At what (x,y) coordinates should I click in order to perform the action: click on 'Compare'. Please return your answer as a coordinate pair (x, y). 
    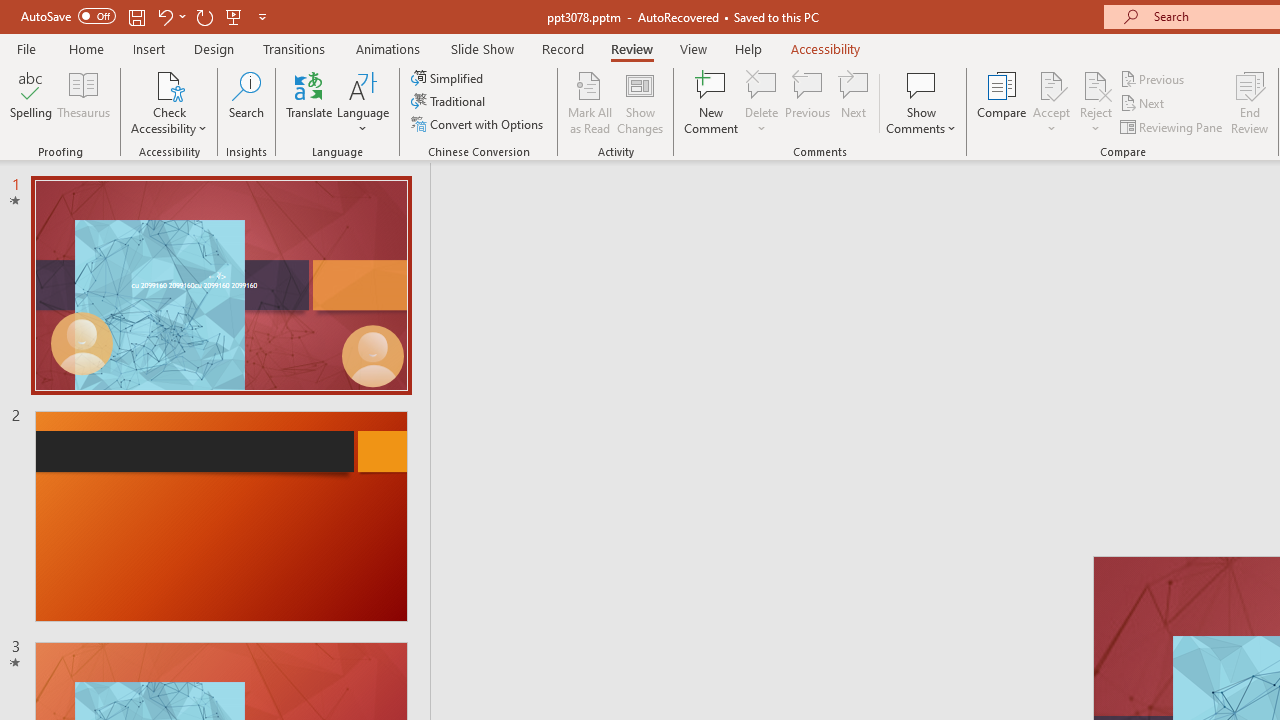
    Looking at the image, I should click on (1002, 103).